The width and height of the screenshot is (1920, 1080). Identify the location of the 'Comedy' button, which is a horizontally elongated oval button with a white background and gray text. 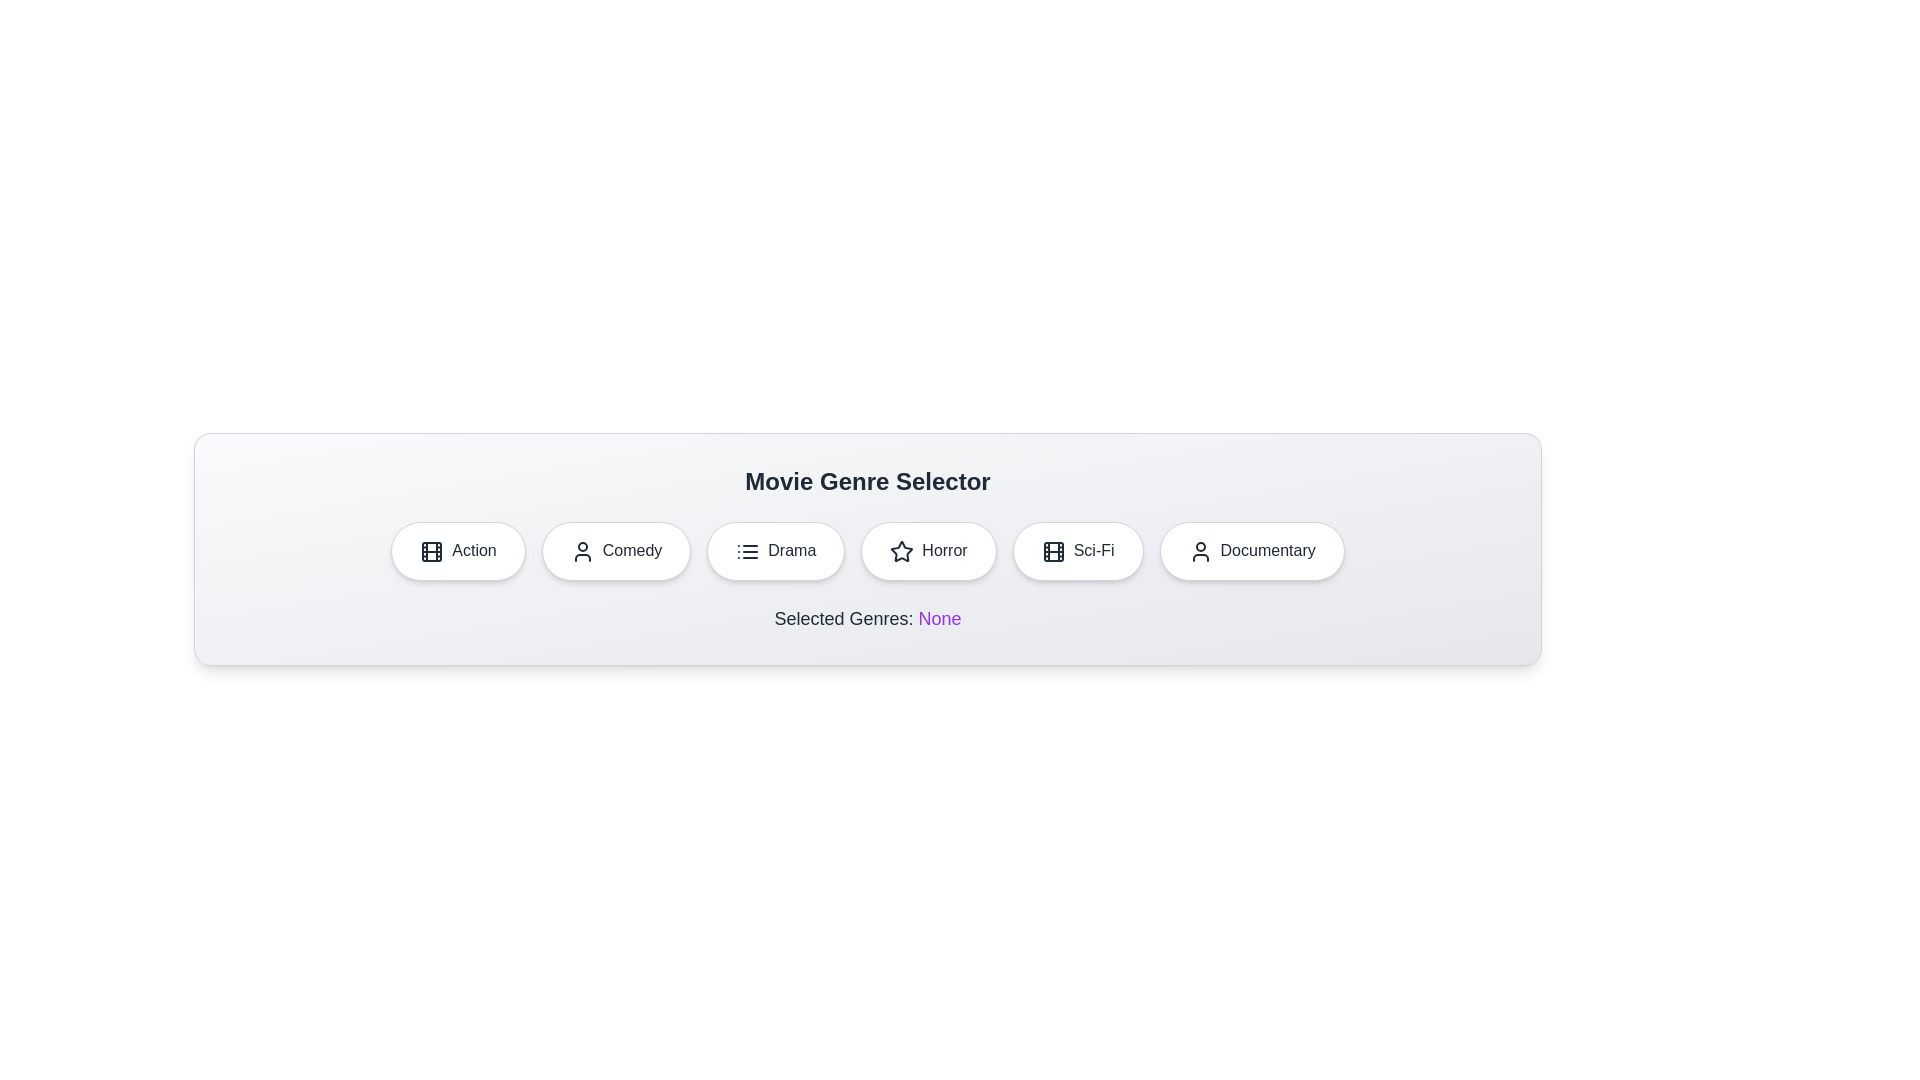
(615, 551).